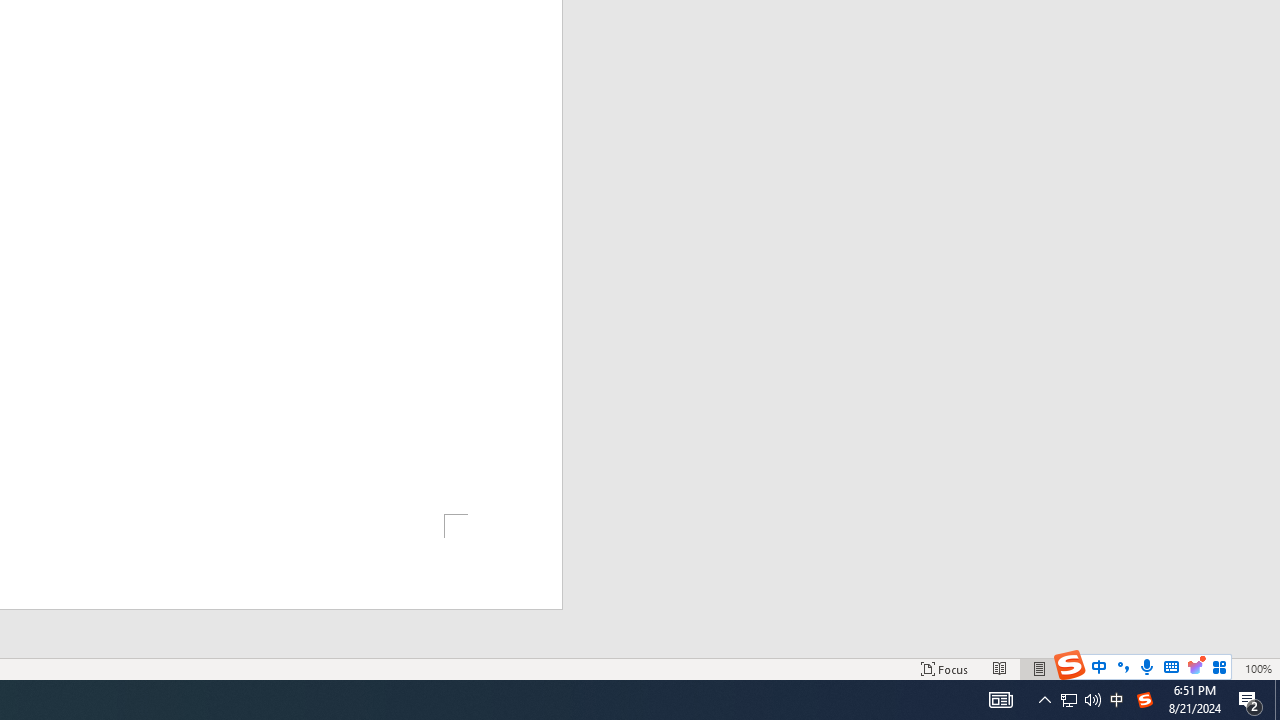  I want to click on 'Read Mode', so click(1000, 669).